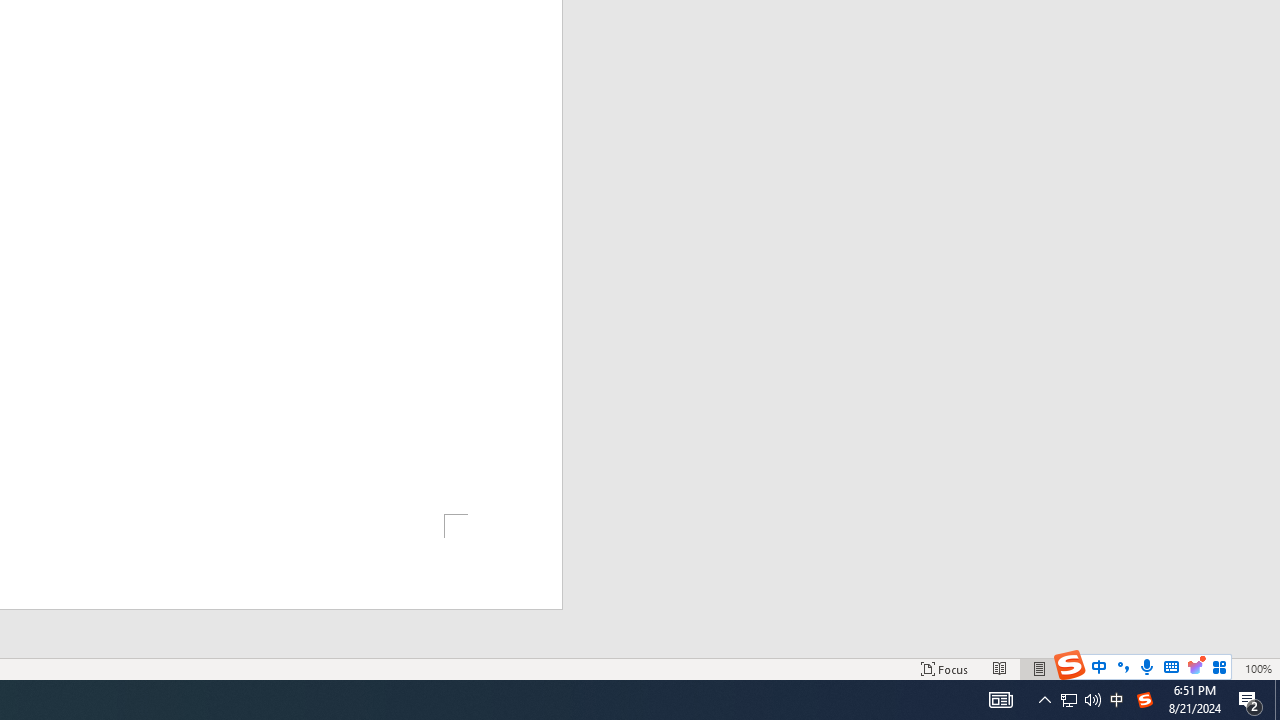  I want to click on 'Read Mode', so click(1000, 669).